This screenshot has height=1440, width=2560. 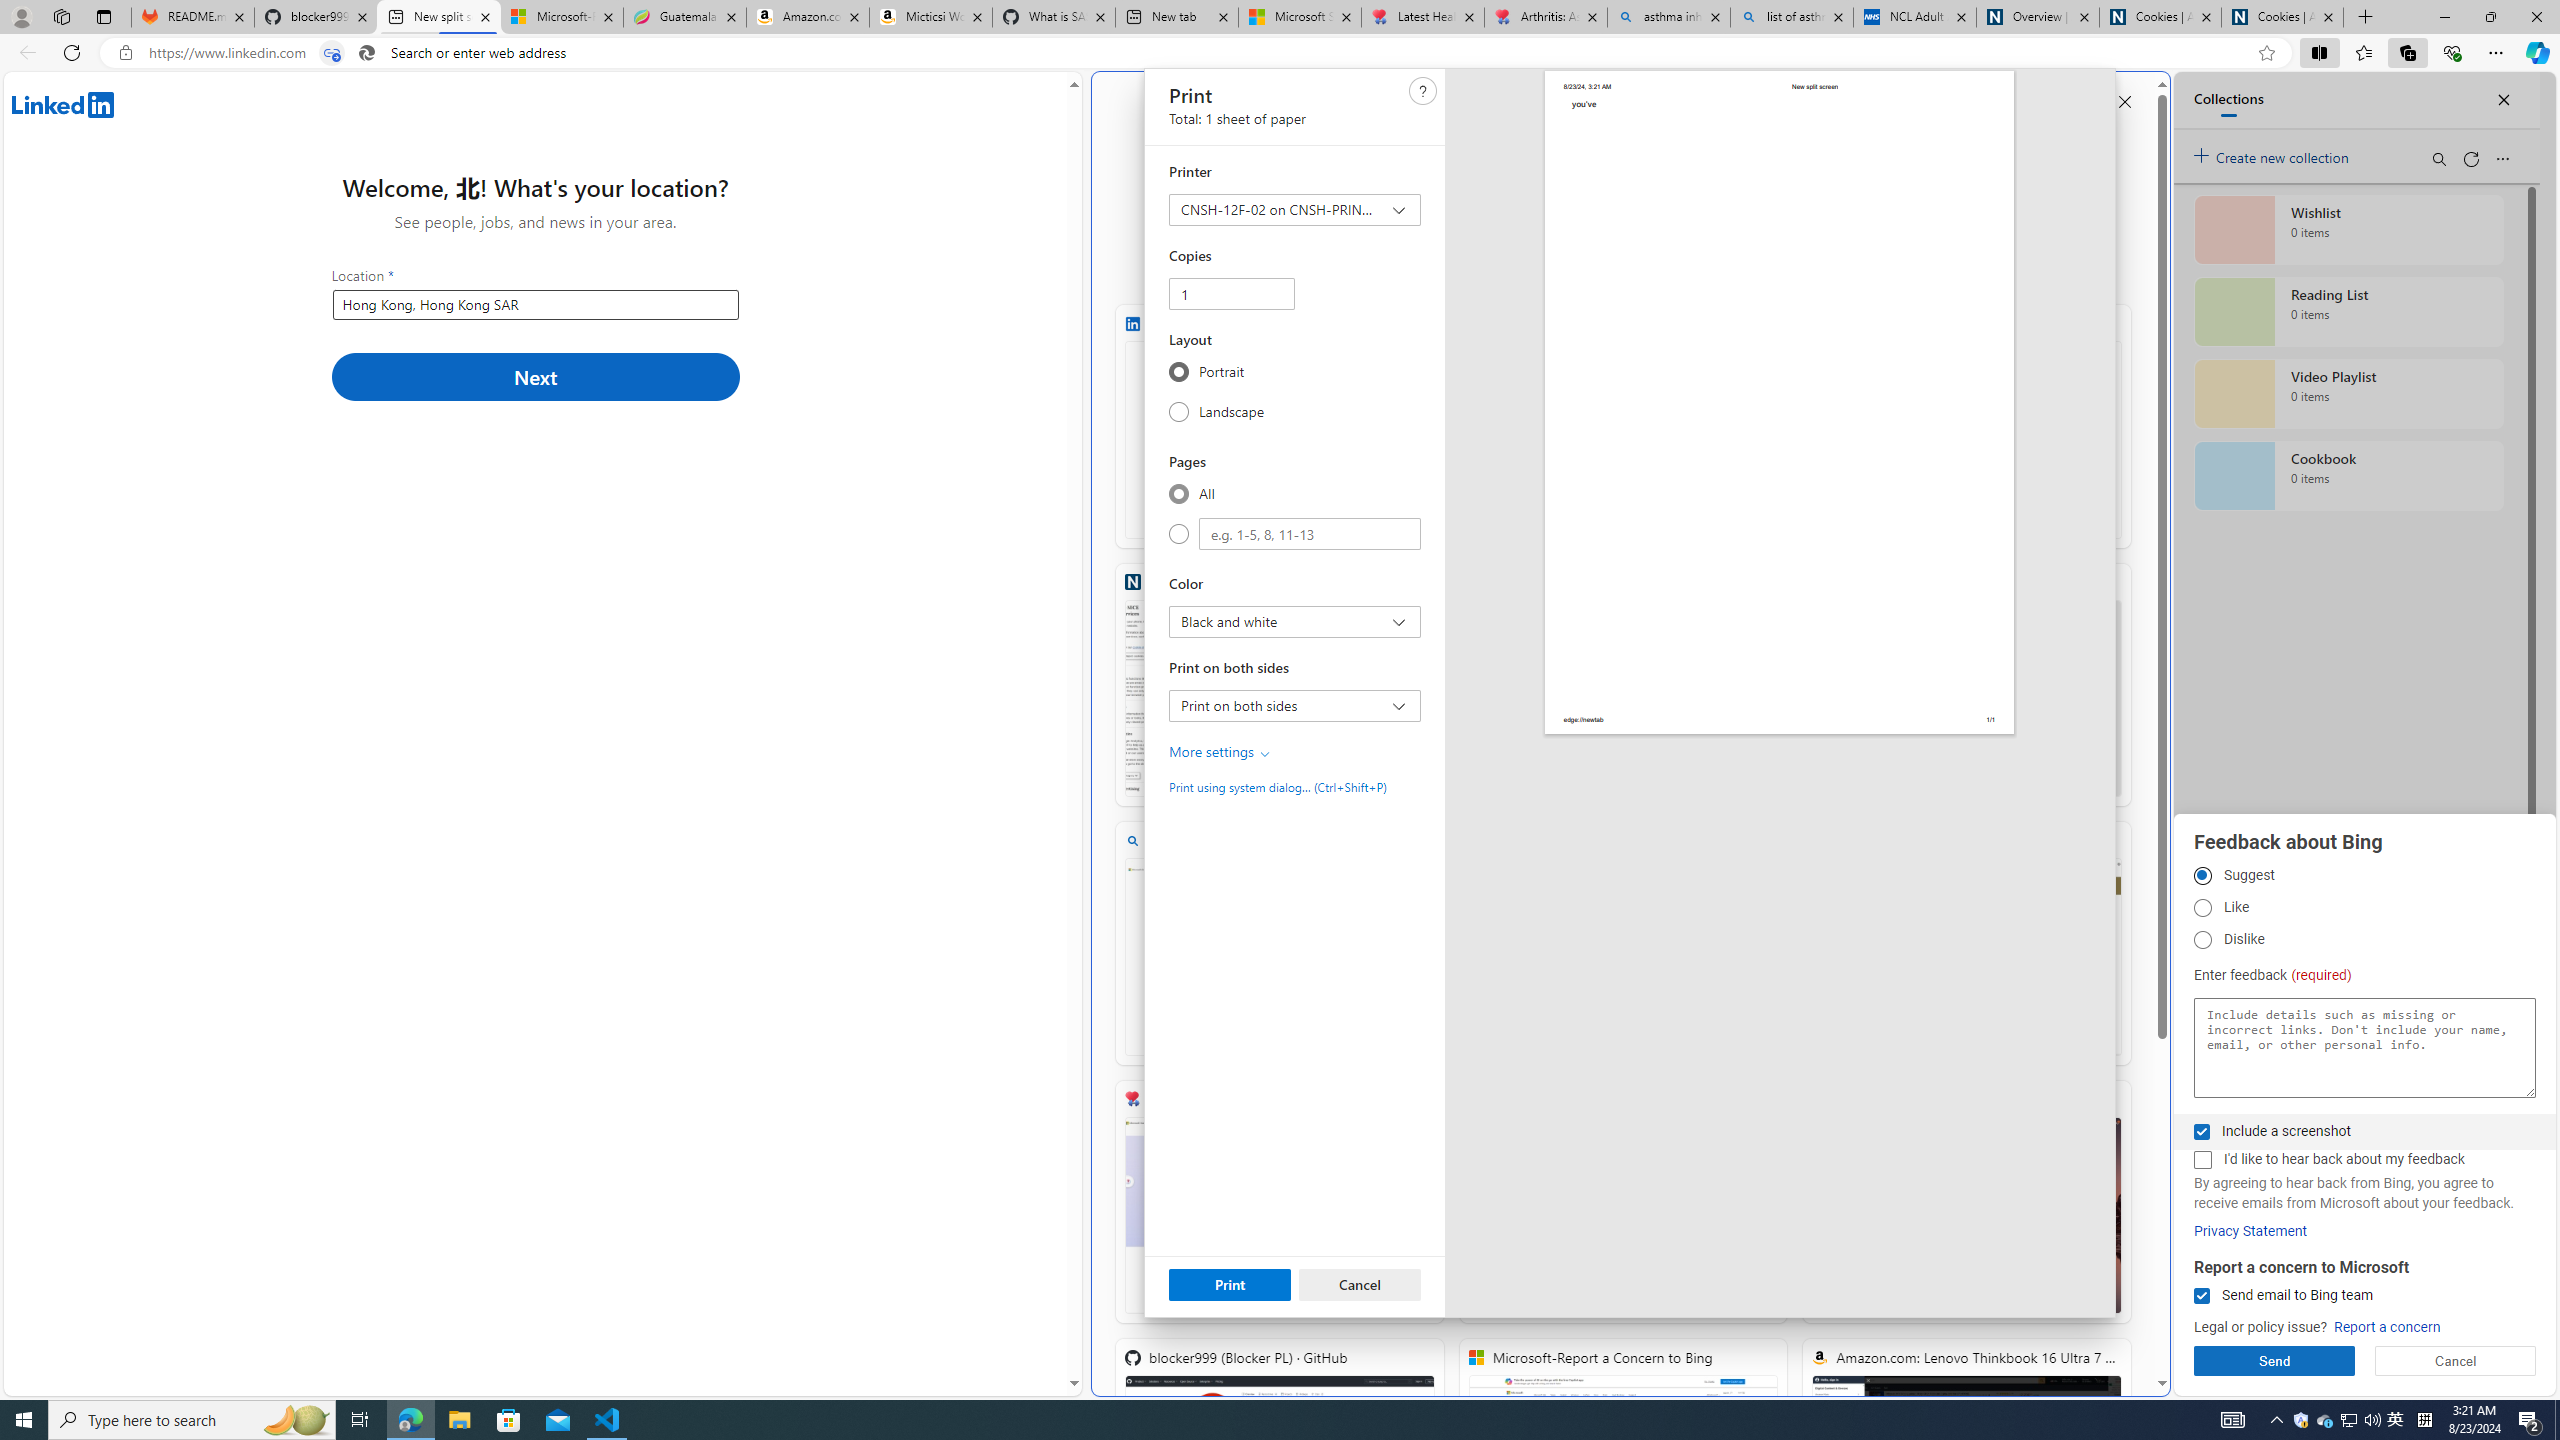 What do you see at coordinates (1178, 533) in the screenshot?
I see `'Custom'` at bounding box center [1178, 533].